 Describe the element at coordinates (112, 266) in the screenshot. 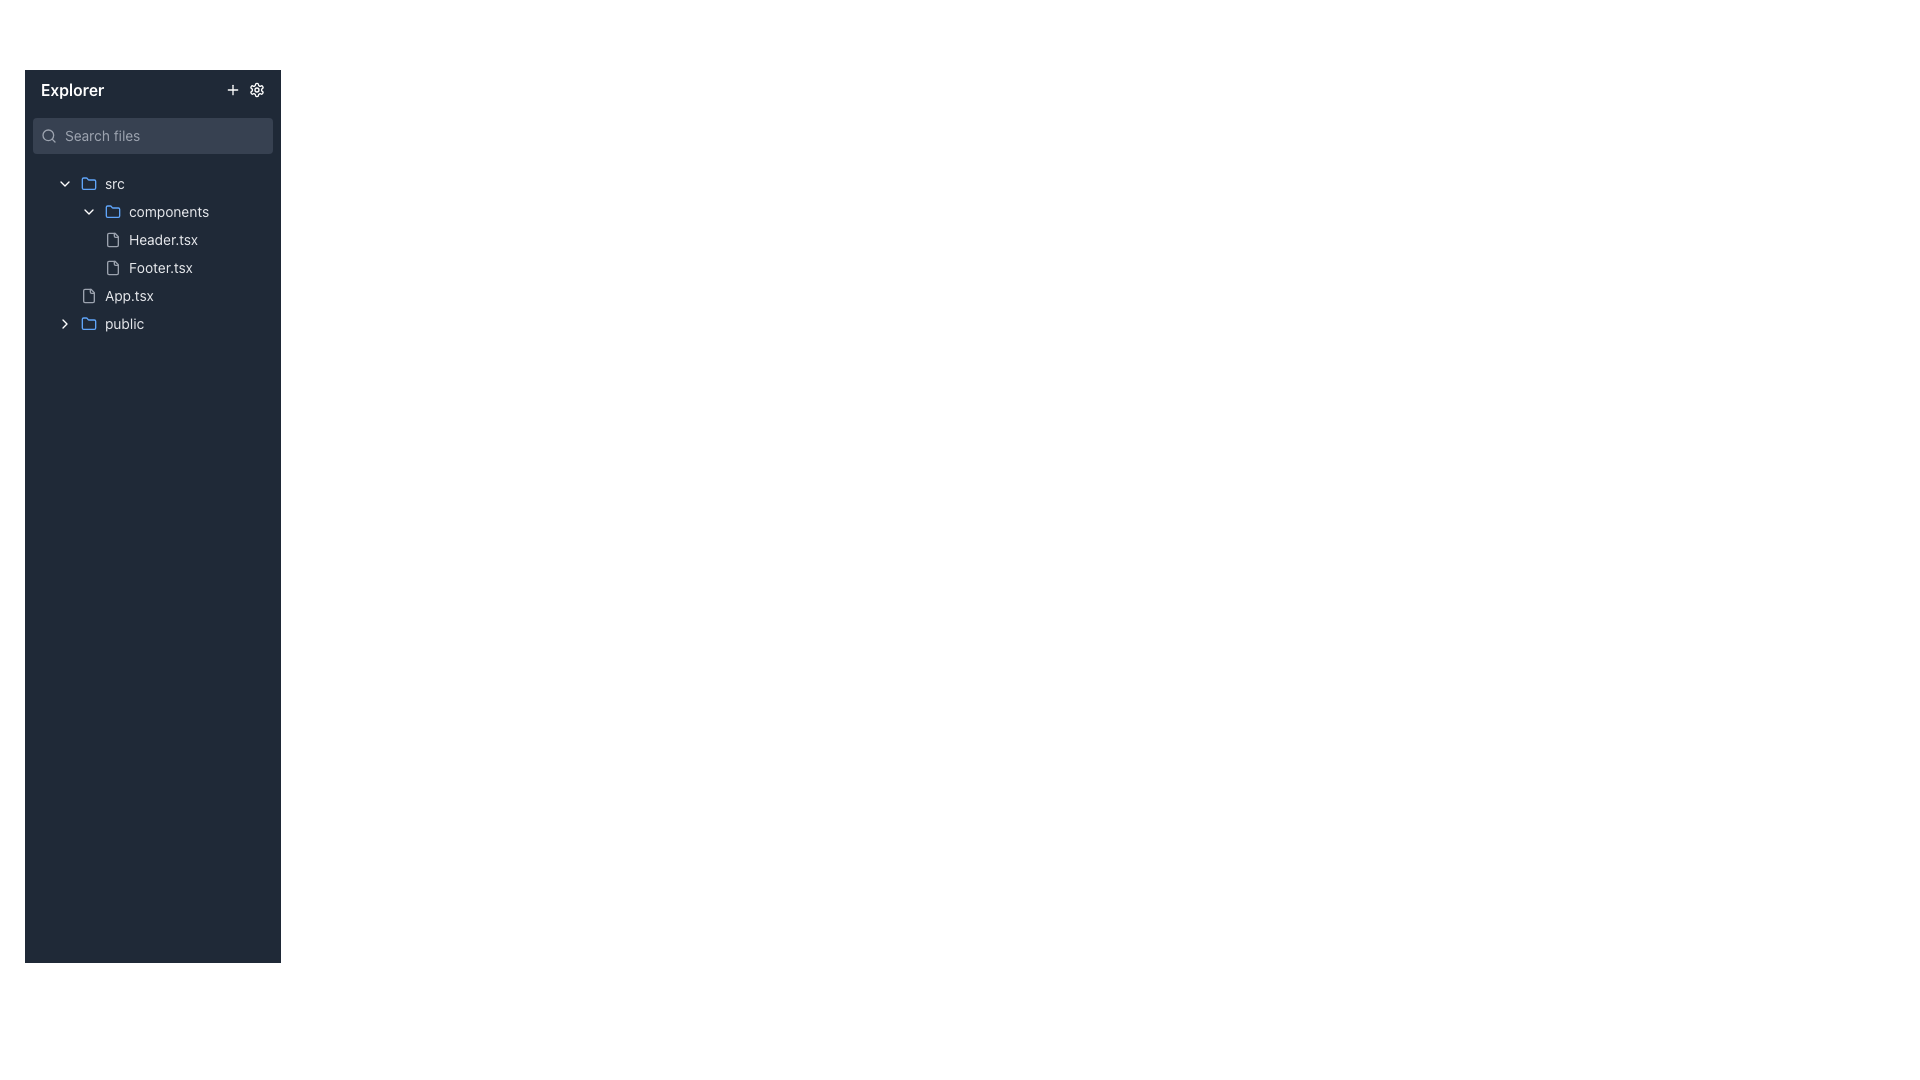

I see `the decorative icon representing the file type next to 'Footer.tsx'` at that location.